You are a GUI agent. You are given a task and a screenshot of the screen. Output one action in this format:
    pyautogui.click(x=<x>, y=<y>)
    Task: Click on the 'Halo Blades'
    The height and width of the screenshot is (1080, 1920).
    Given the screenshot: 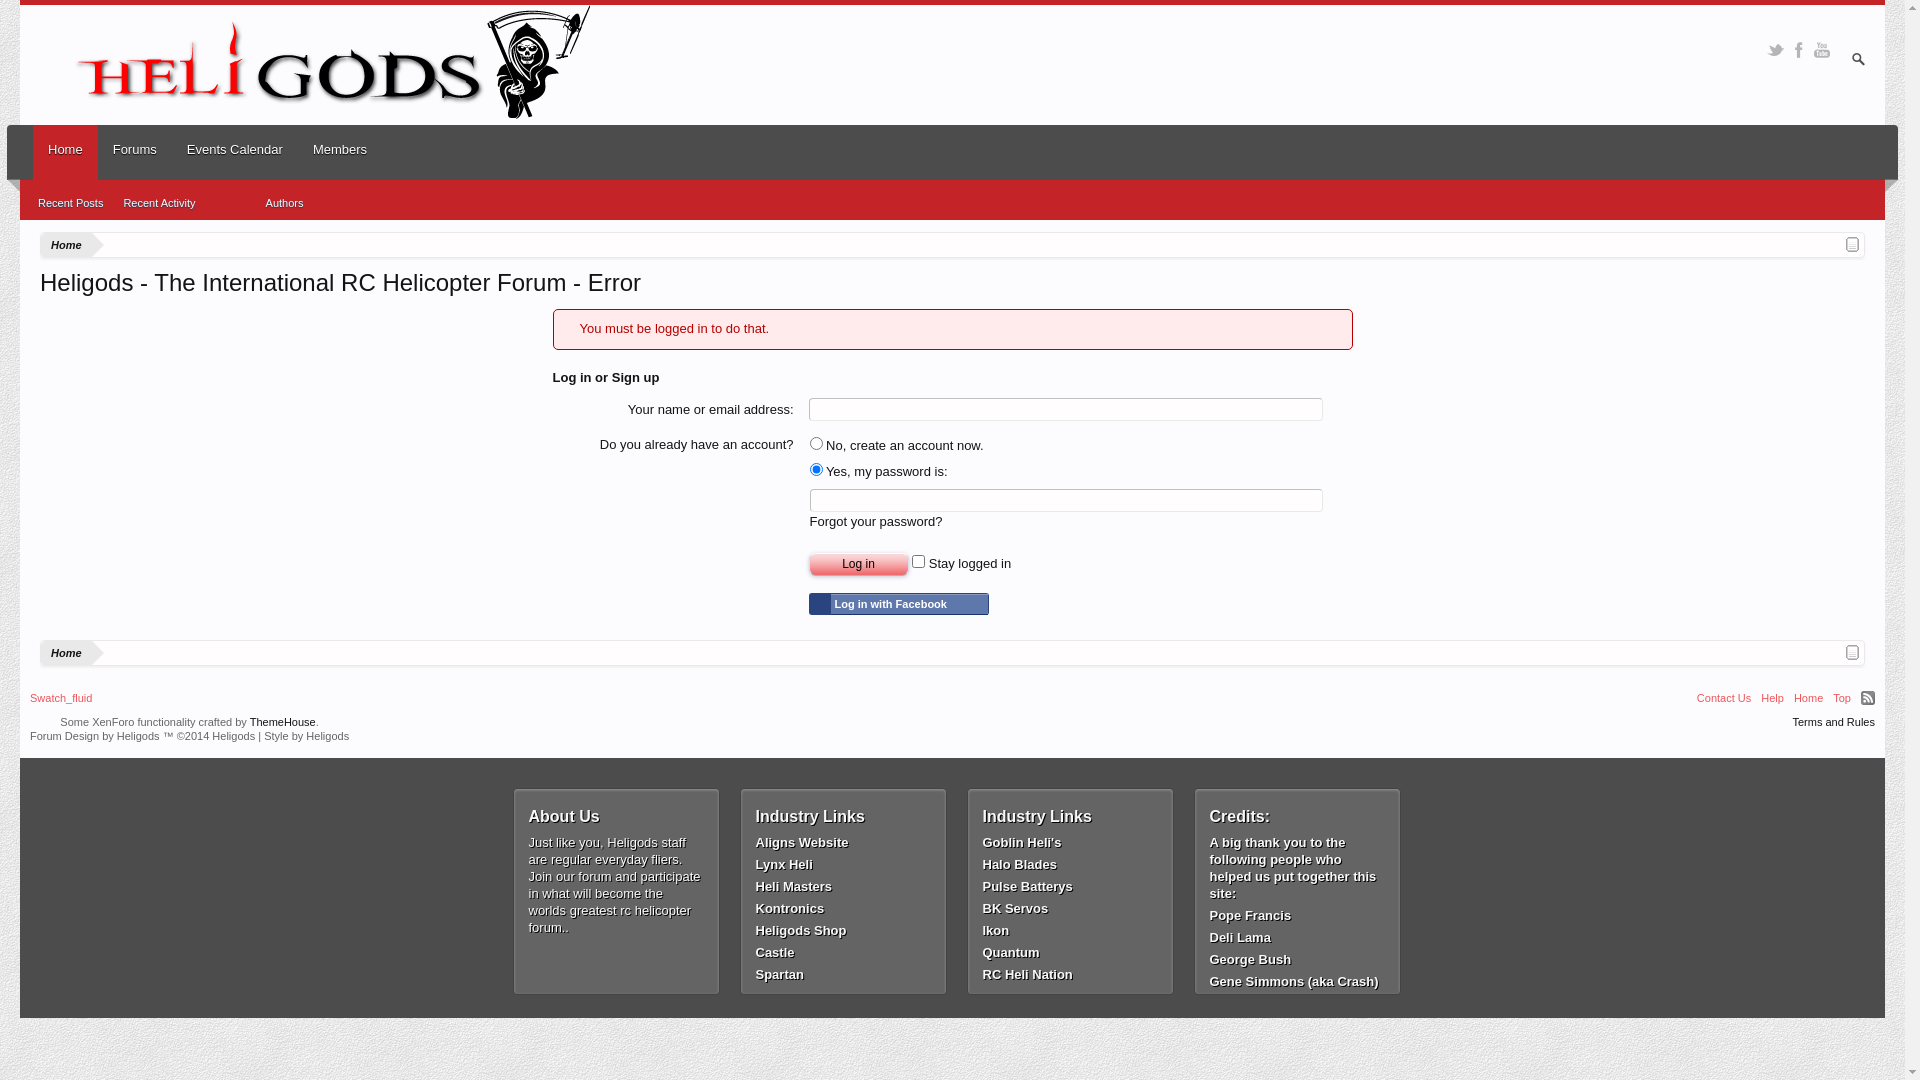 What is the action you would take?
    pyautogui.click(x=1068, y=863)
    